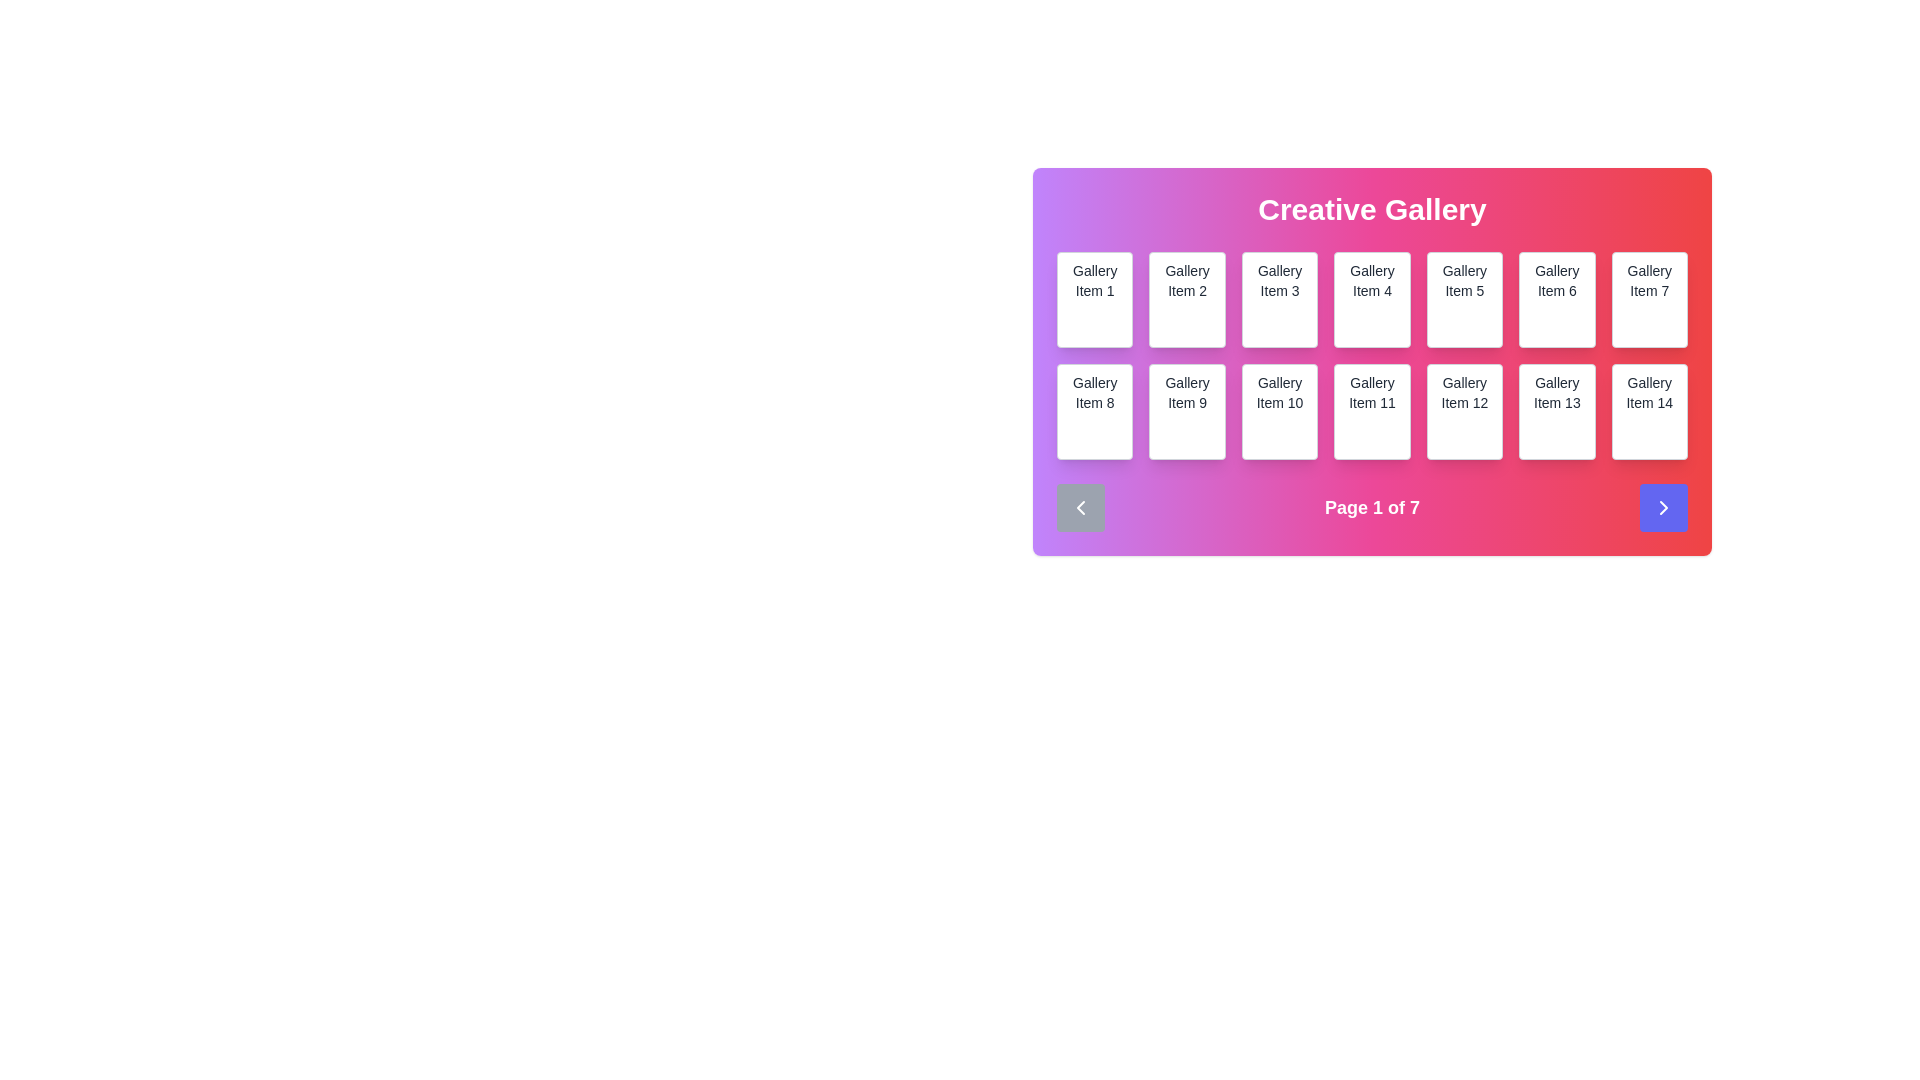  Describe the element at coordinates (1556, 411) in the screenshot. I see `the Static display card that has a white background and displays the text 'Gallery Item 13' in black, located in the second row, sixth column of a 2x7 grid` at that location.